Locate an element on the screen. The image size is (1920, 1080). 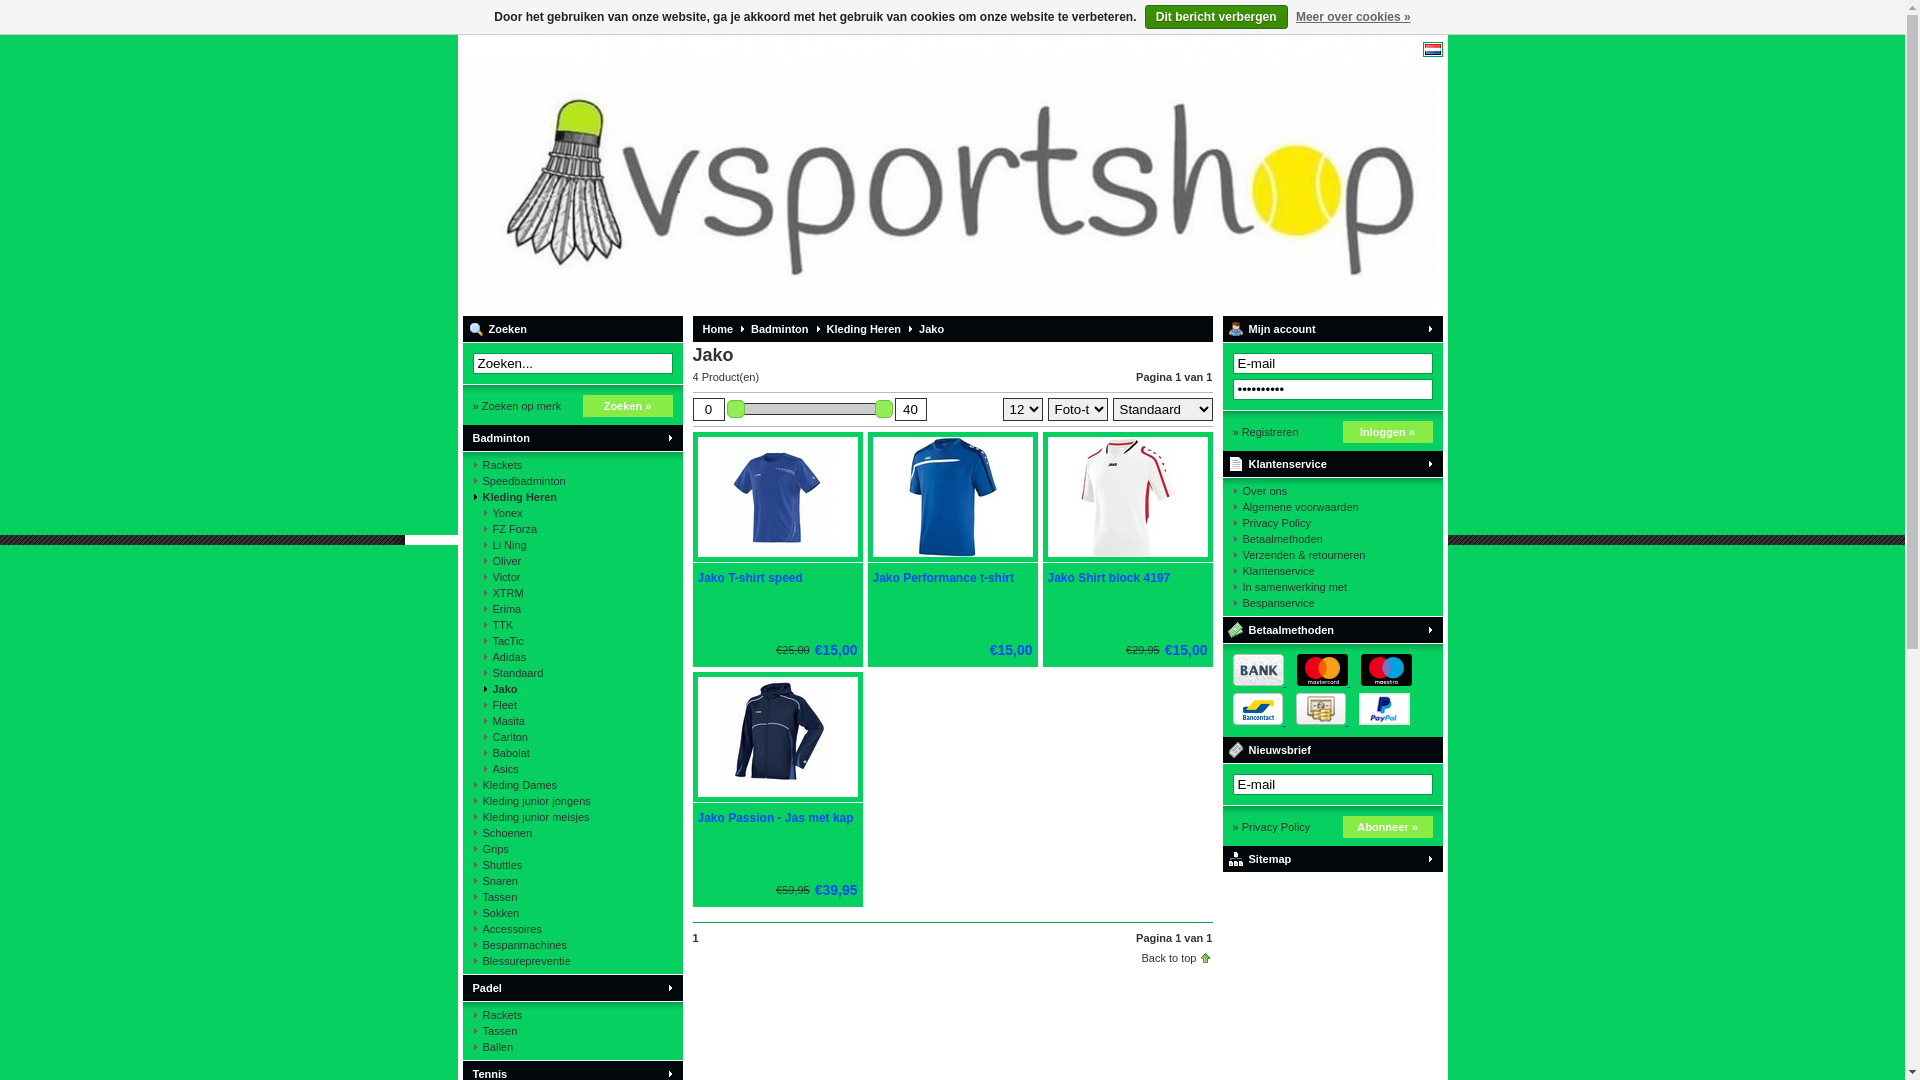
'Grips' is located at coordinates (570, 848).